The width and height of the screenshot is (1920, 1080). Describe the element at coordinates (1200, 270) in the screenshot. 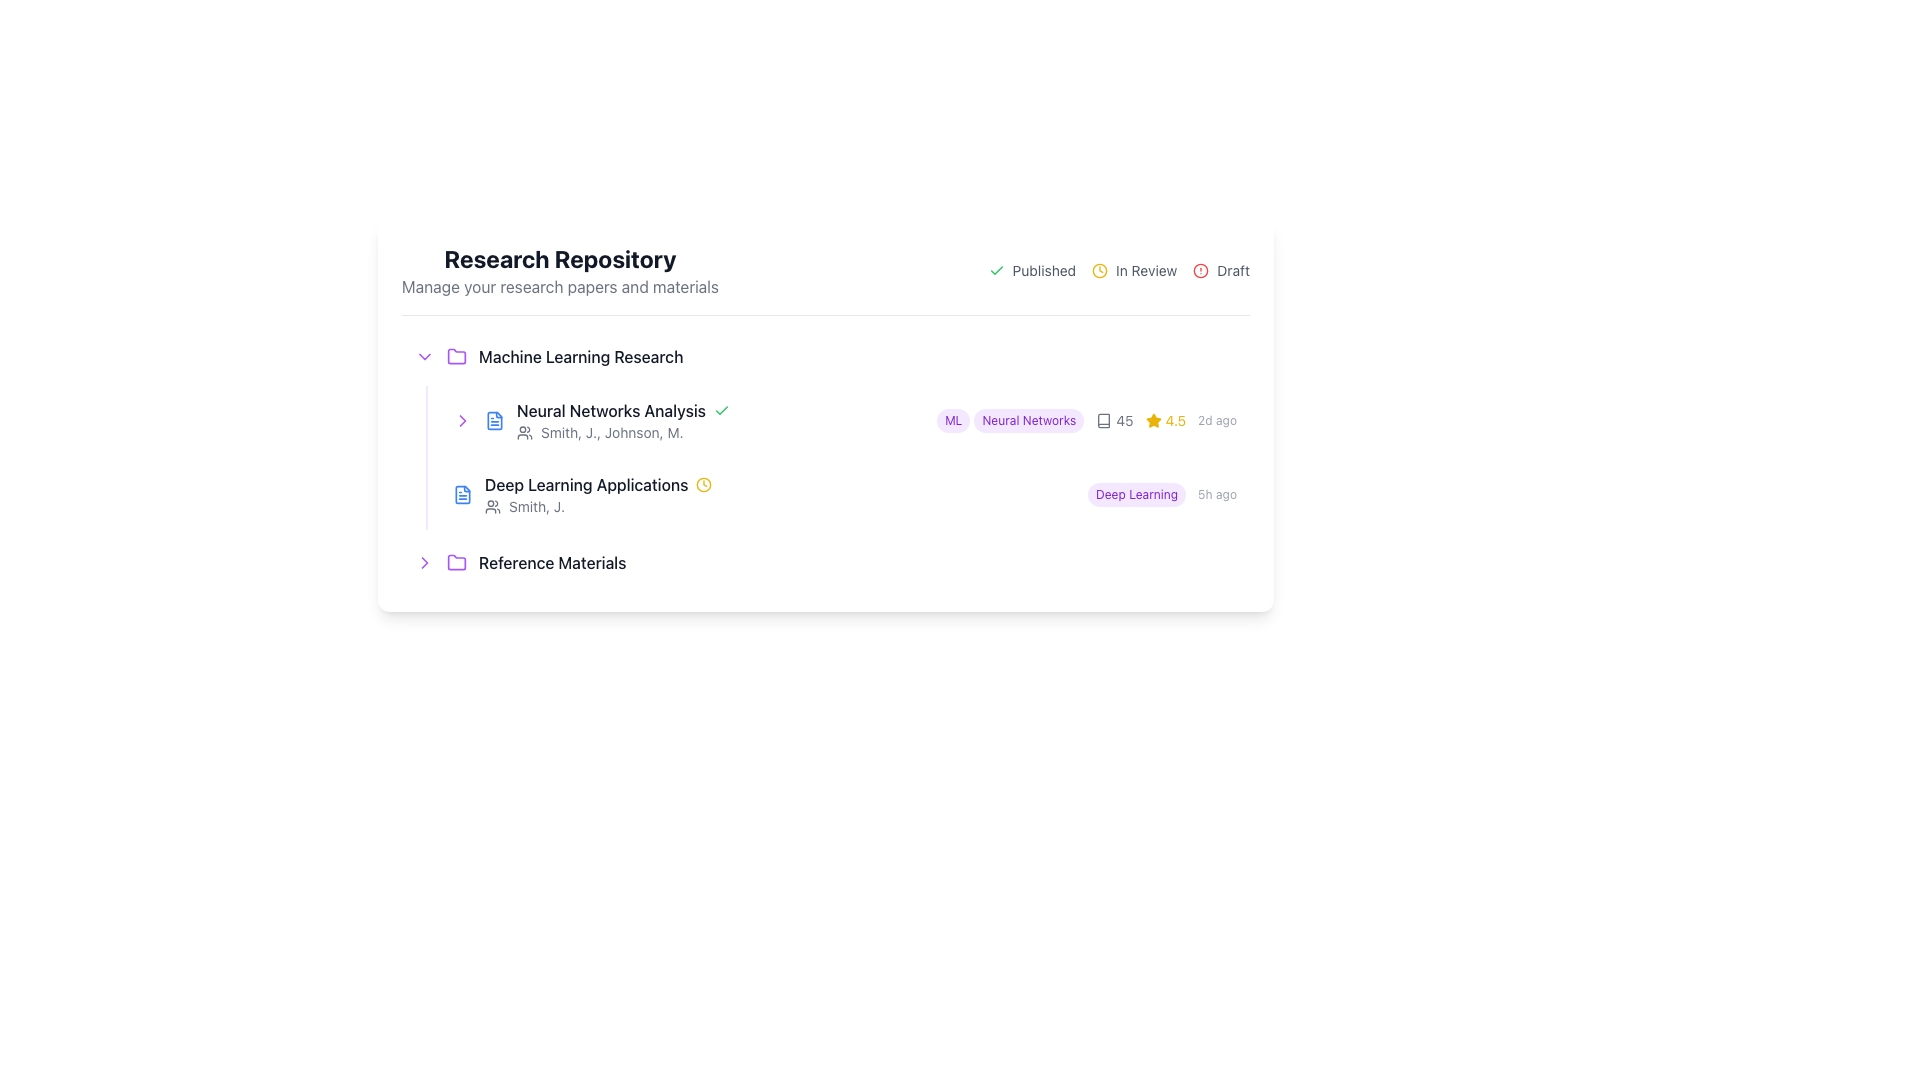

I see `the circular icon with a red border that is located next to the 'Draft' text in the top-right section of the interface` at that location.